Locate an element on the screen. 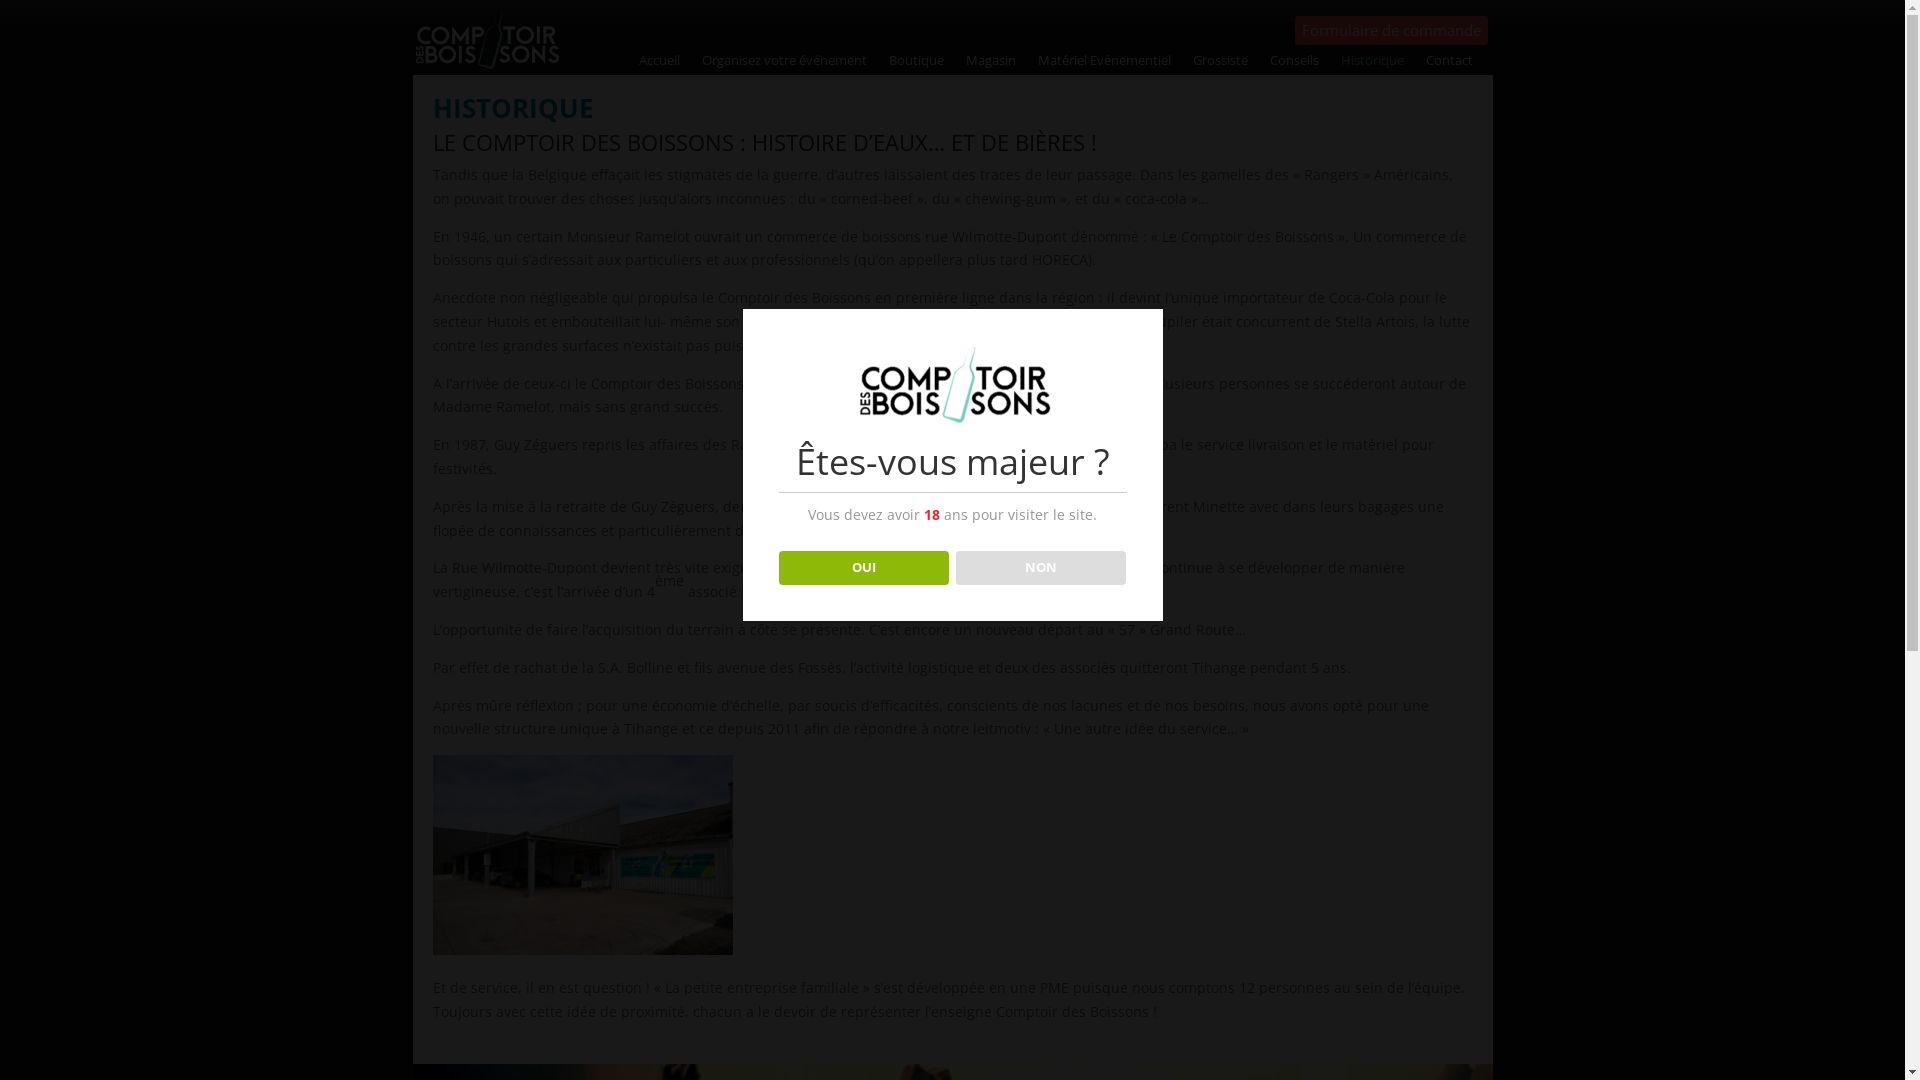 This screenshot has height=1080, width=1920. 'NON' is located at coordinates (954, 567).